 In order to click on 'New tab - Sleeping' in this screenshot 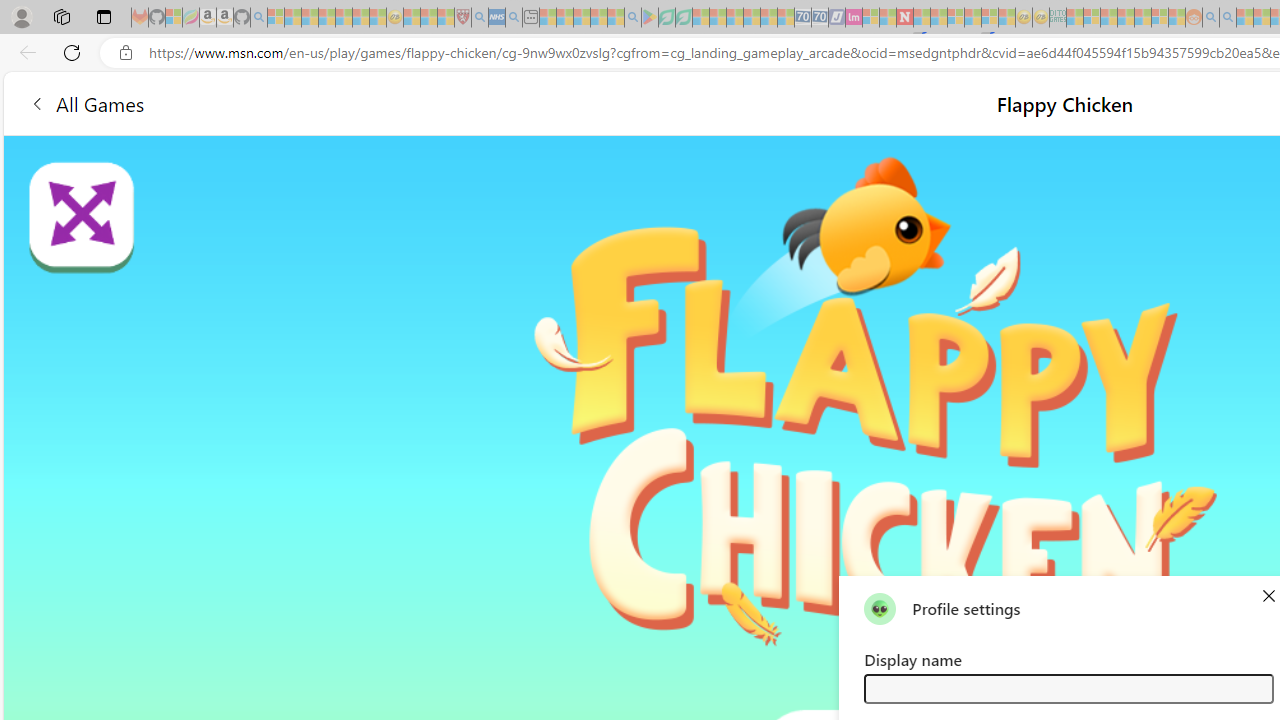, I will do `click(531, 17)`.